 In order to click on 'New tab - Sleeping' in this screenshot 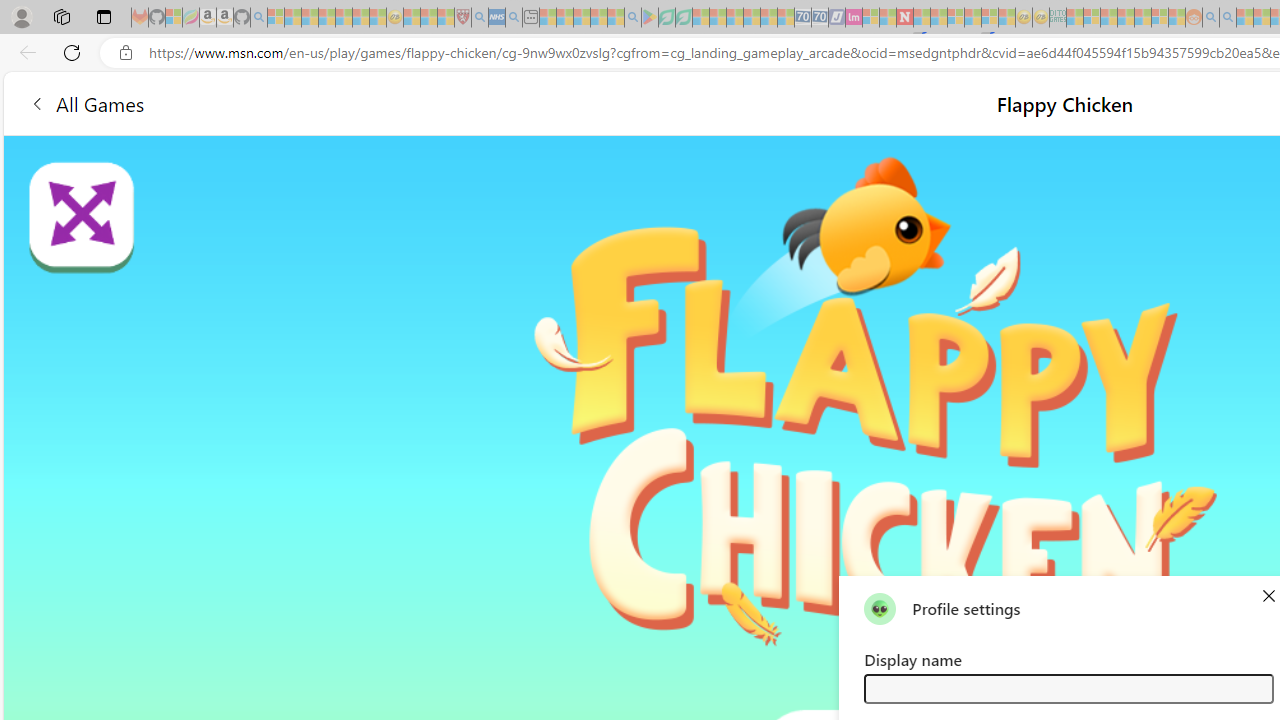, I will do `click(531, 17)`.